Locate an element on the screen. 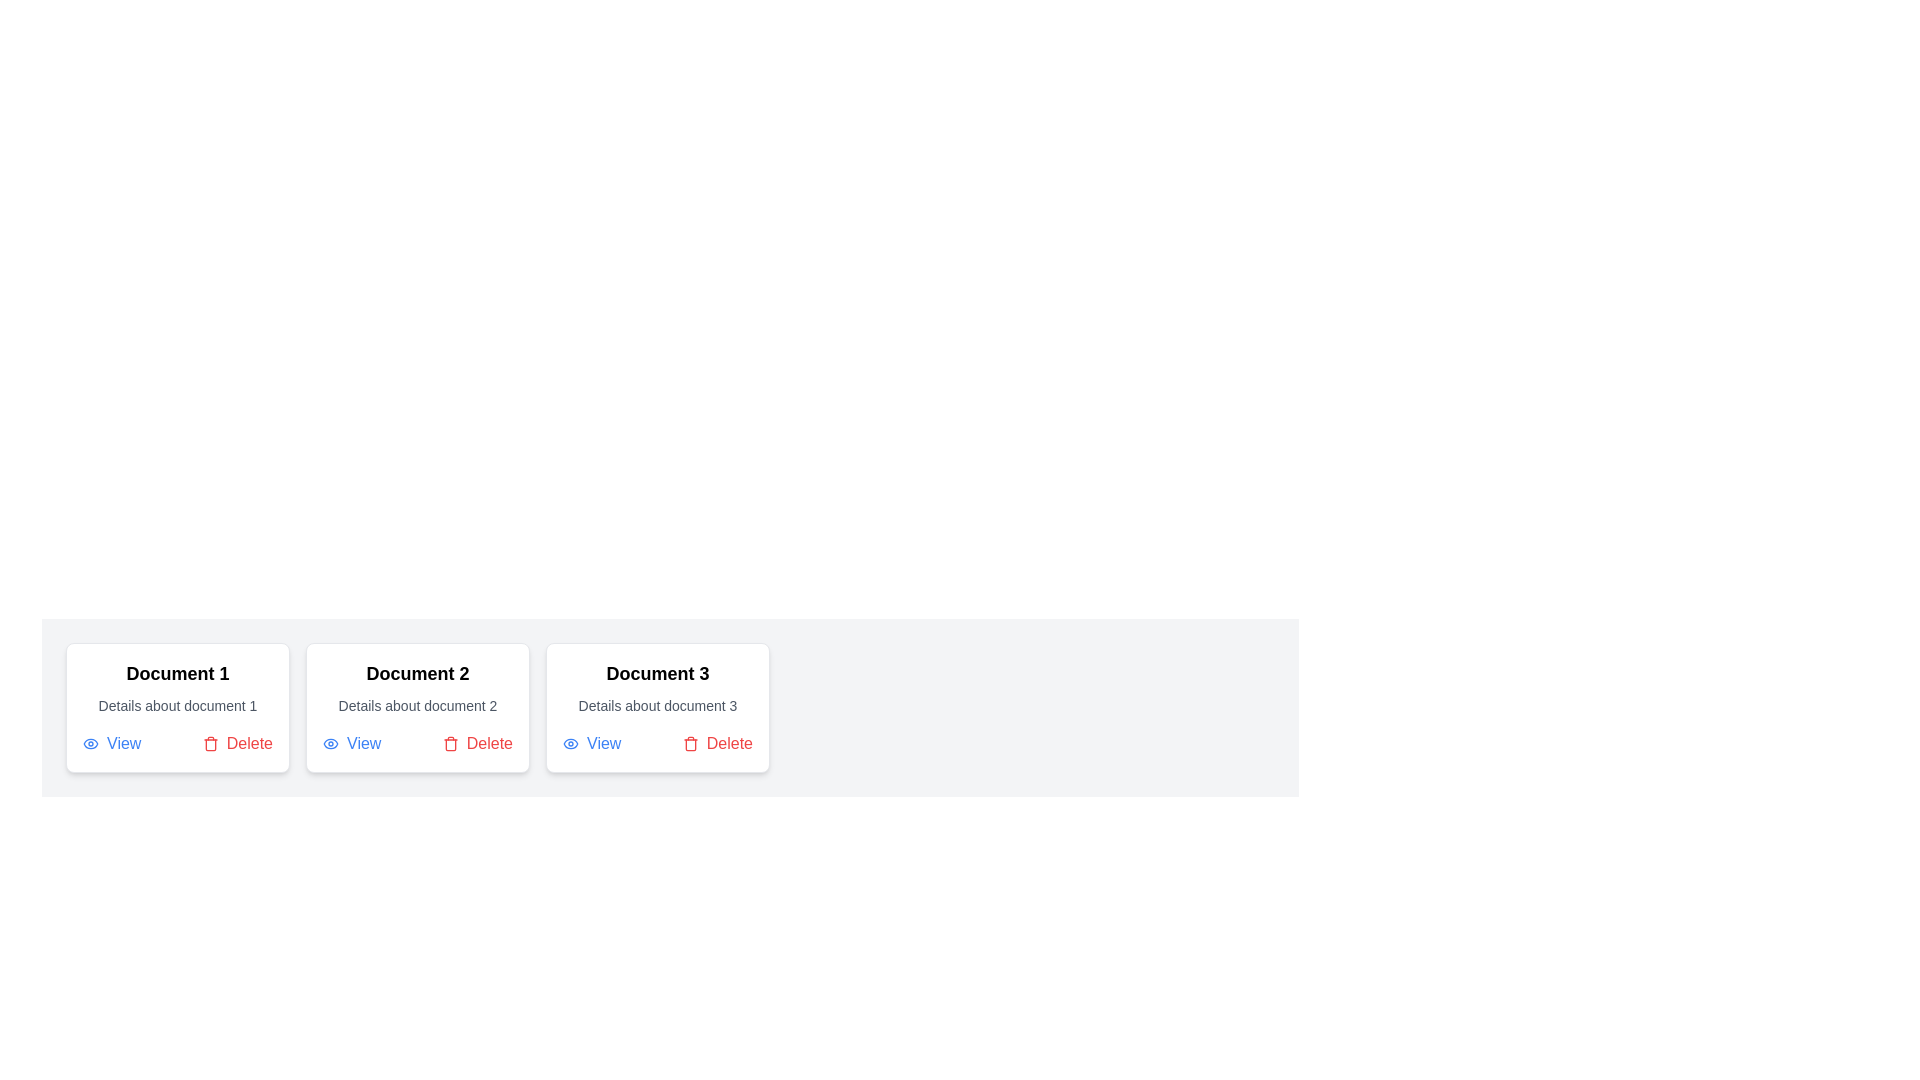 The width and height of the screenshot is (1920, 1080). the descriptive text label located below the title 'Document 3' in the card for 'Document 3' is located at coordinates (657, 704).